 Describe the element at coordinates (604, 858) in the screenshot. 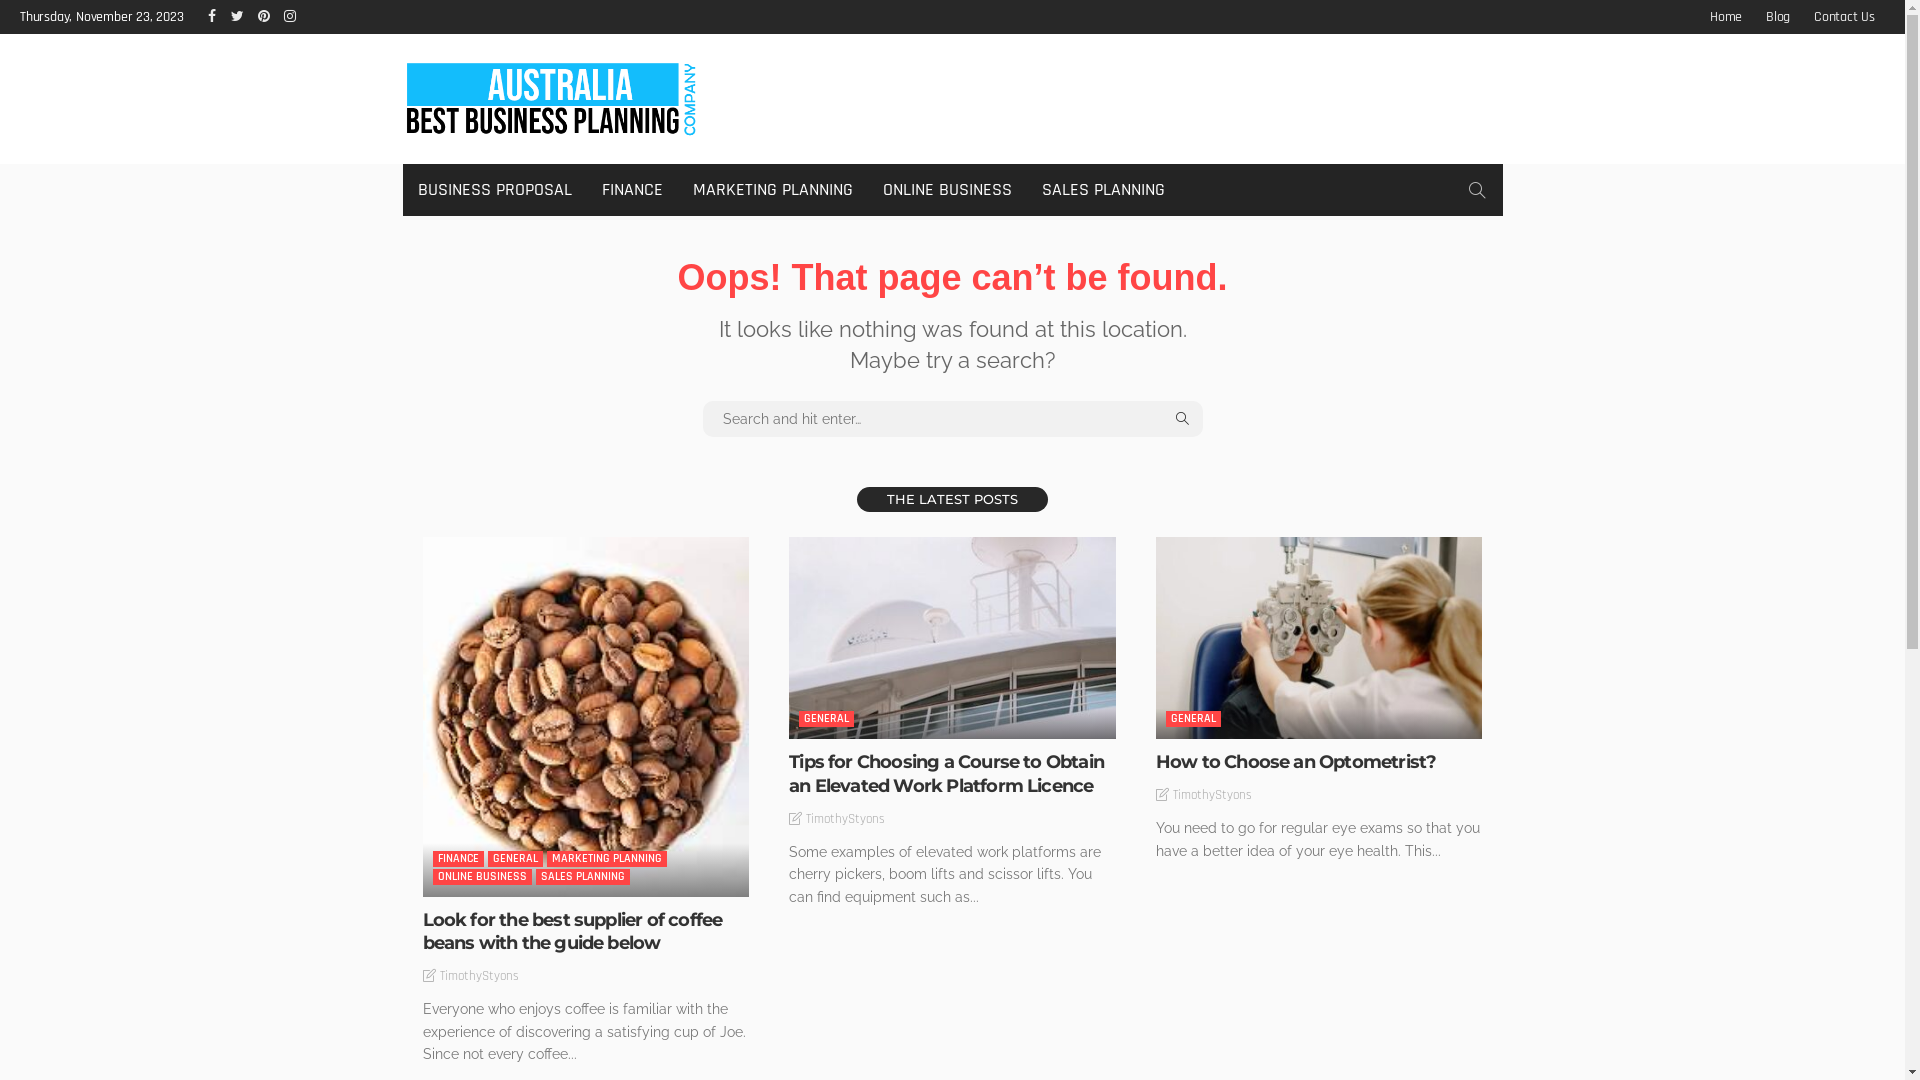

I see `'MARKETING PLANNING'` at that location.